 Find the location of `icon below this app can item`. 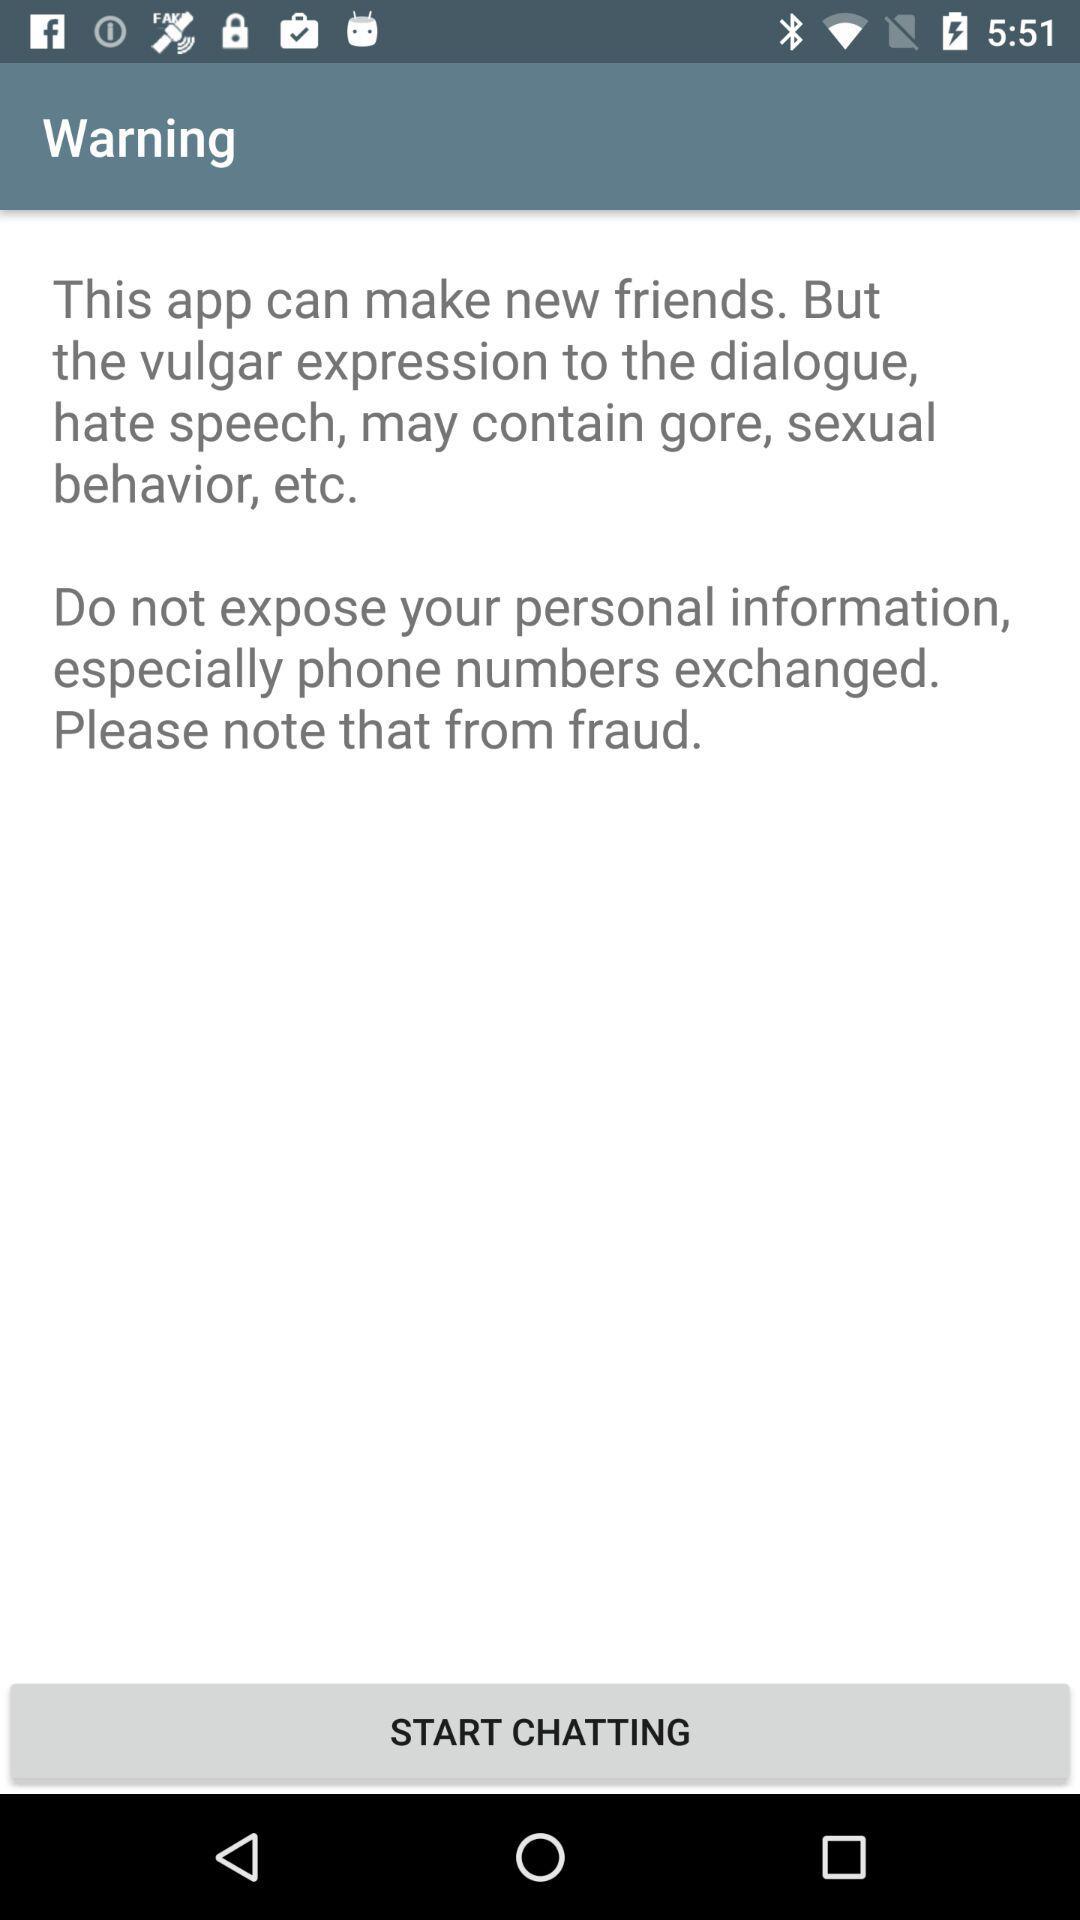

icon below this app can item is located at coordinates (540, 1730).